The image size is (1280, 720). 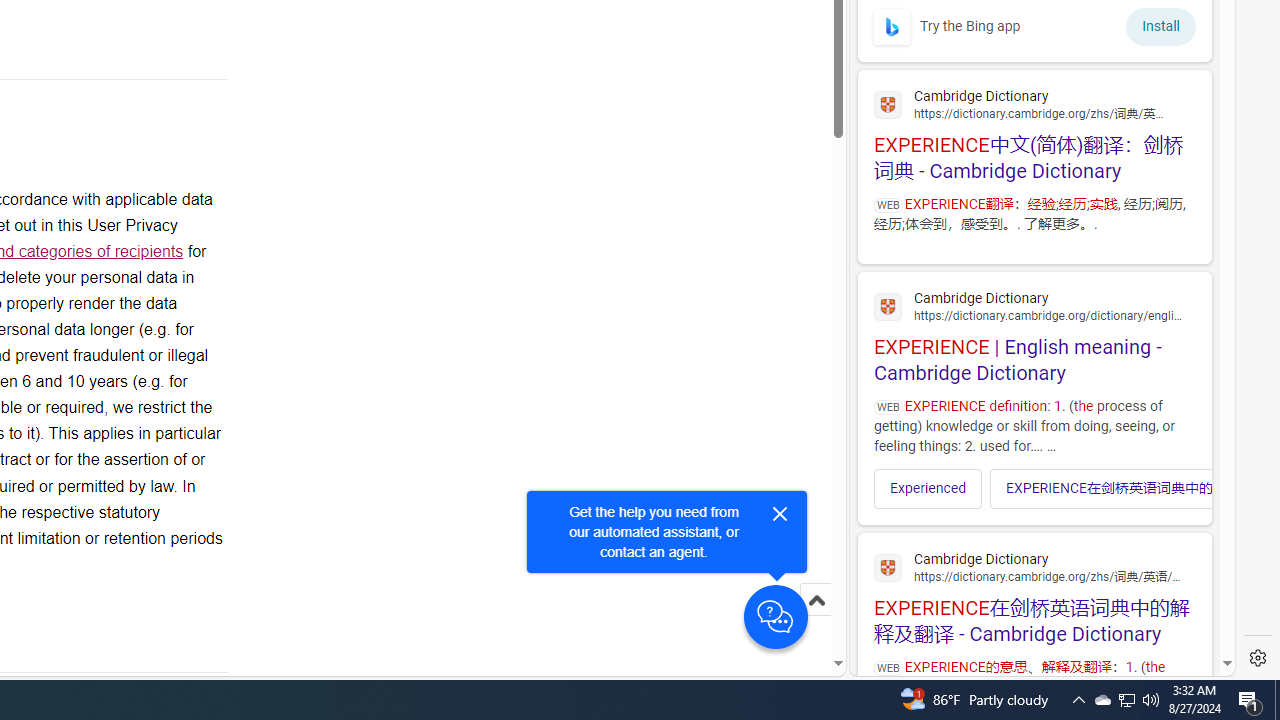 What do you see at coordinates (887, 568) in the screenshot?
I see `'Global web icon'` at bounding box center [887, 568].